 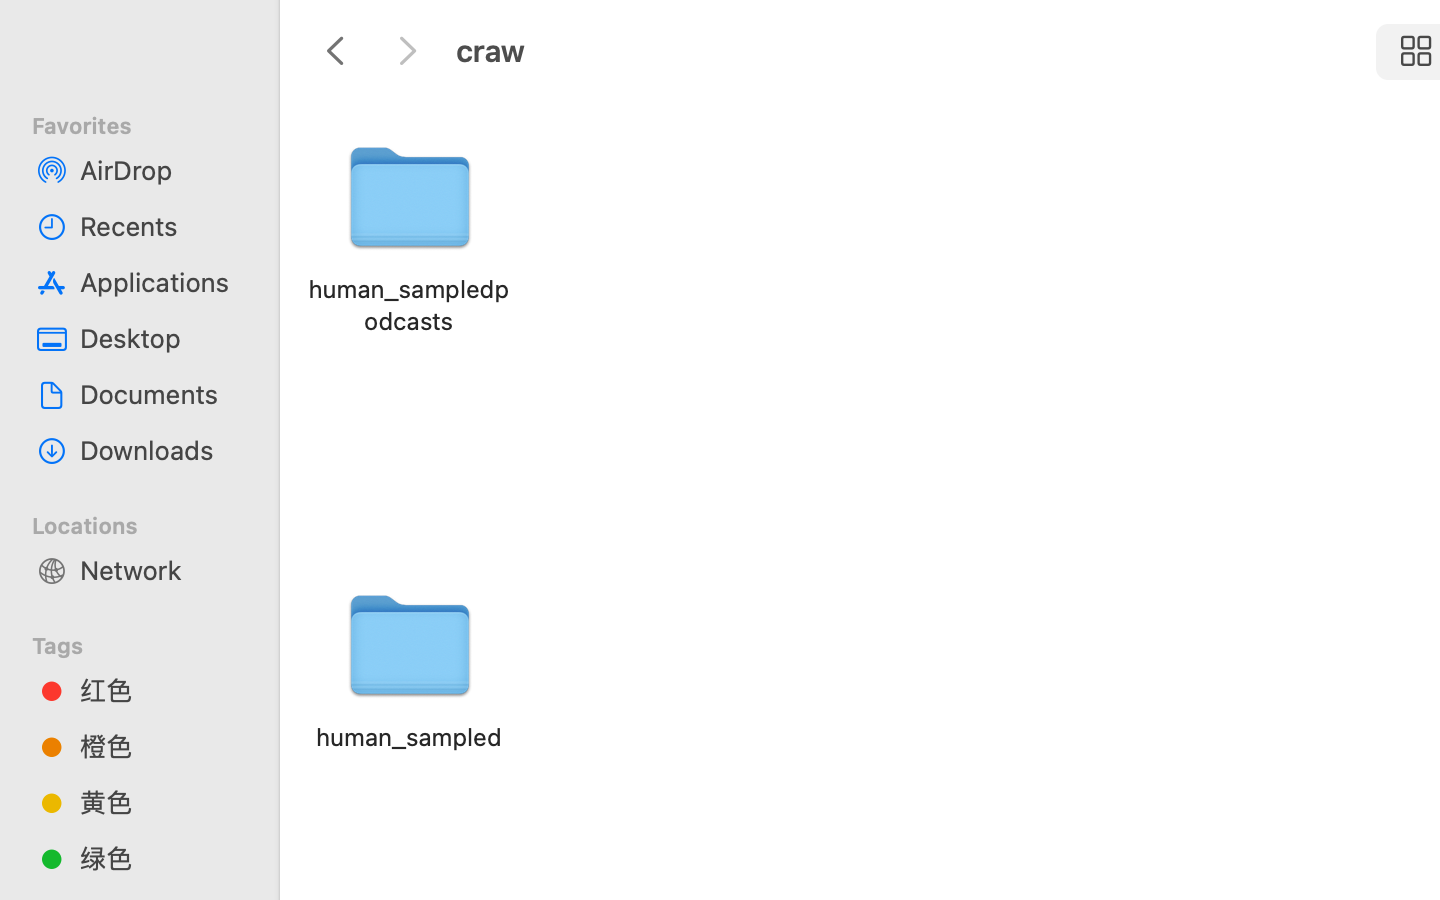 What do you see at coordinates (150, 642) in the screenshot?
I see `'Tags'` at bounding box center [150, 642].